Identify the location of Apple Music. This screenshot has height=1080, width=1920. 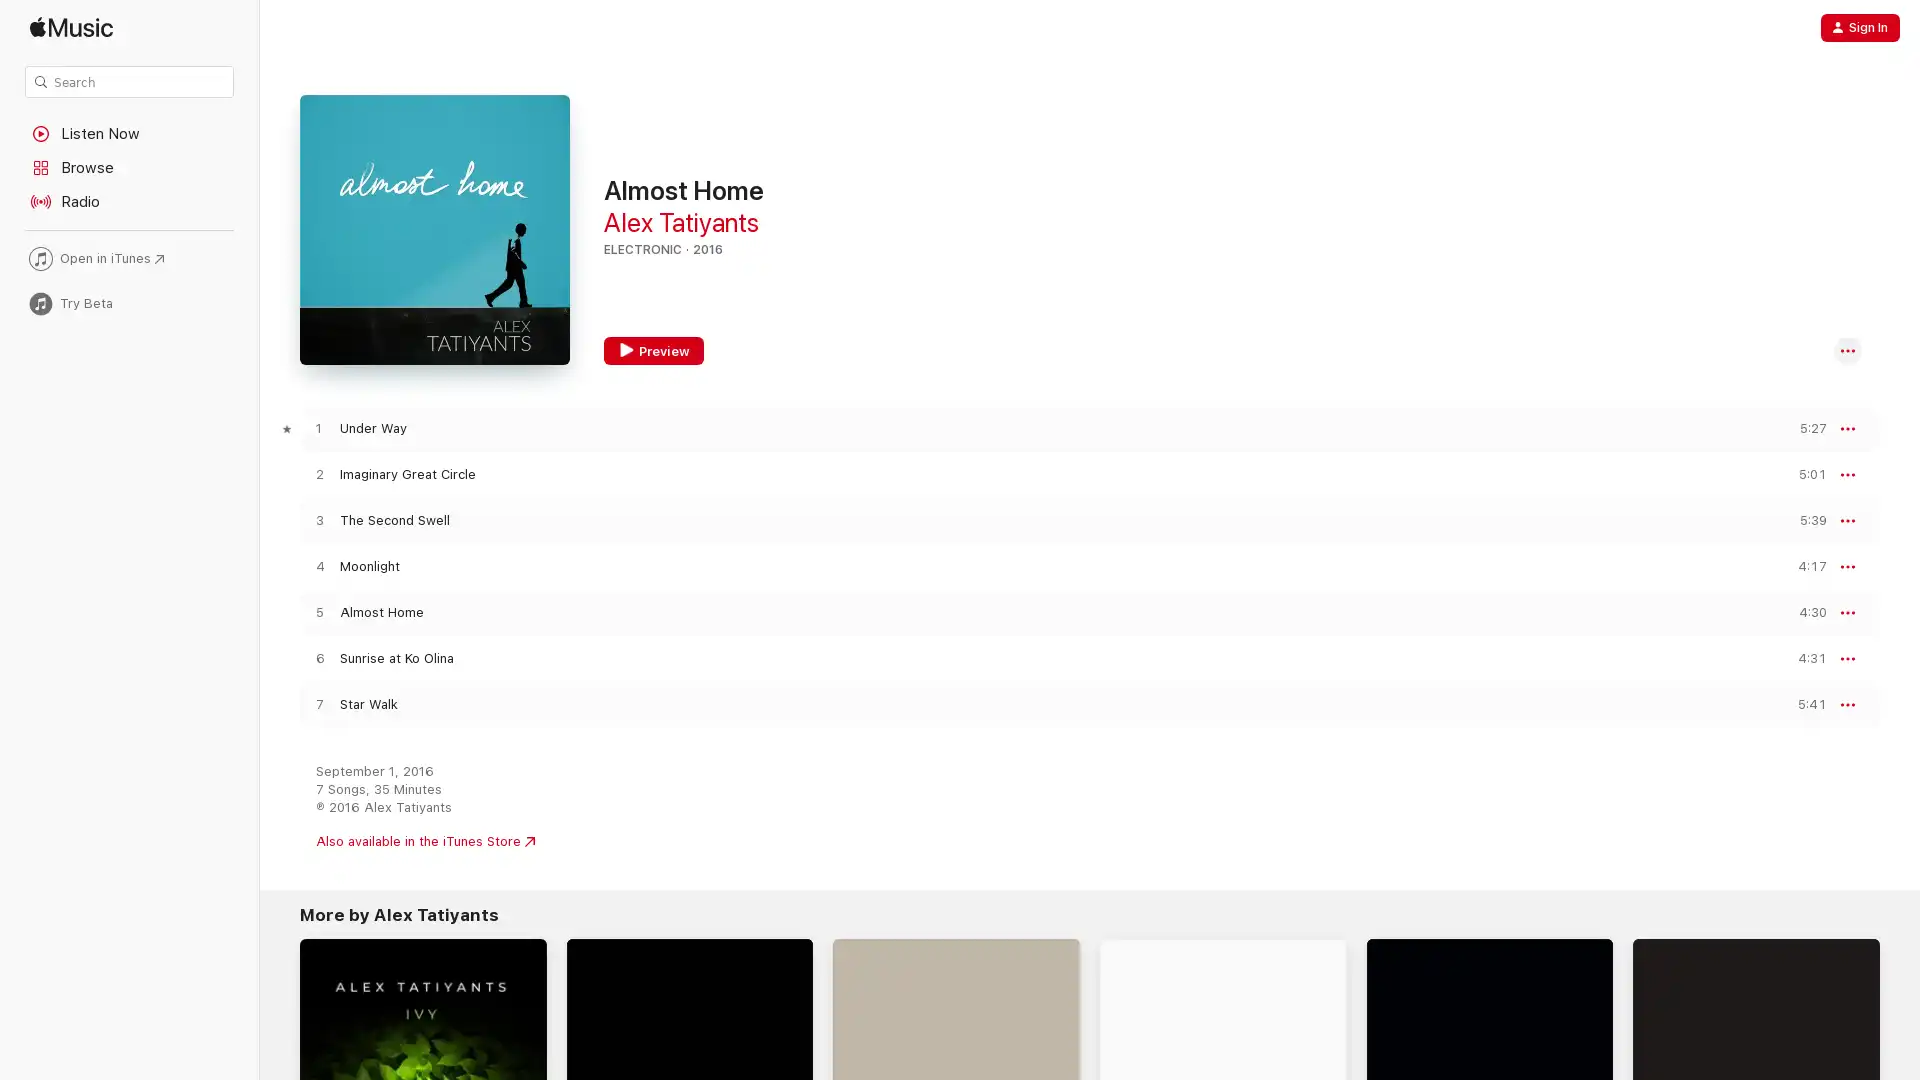
(128, 27).